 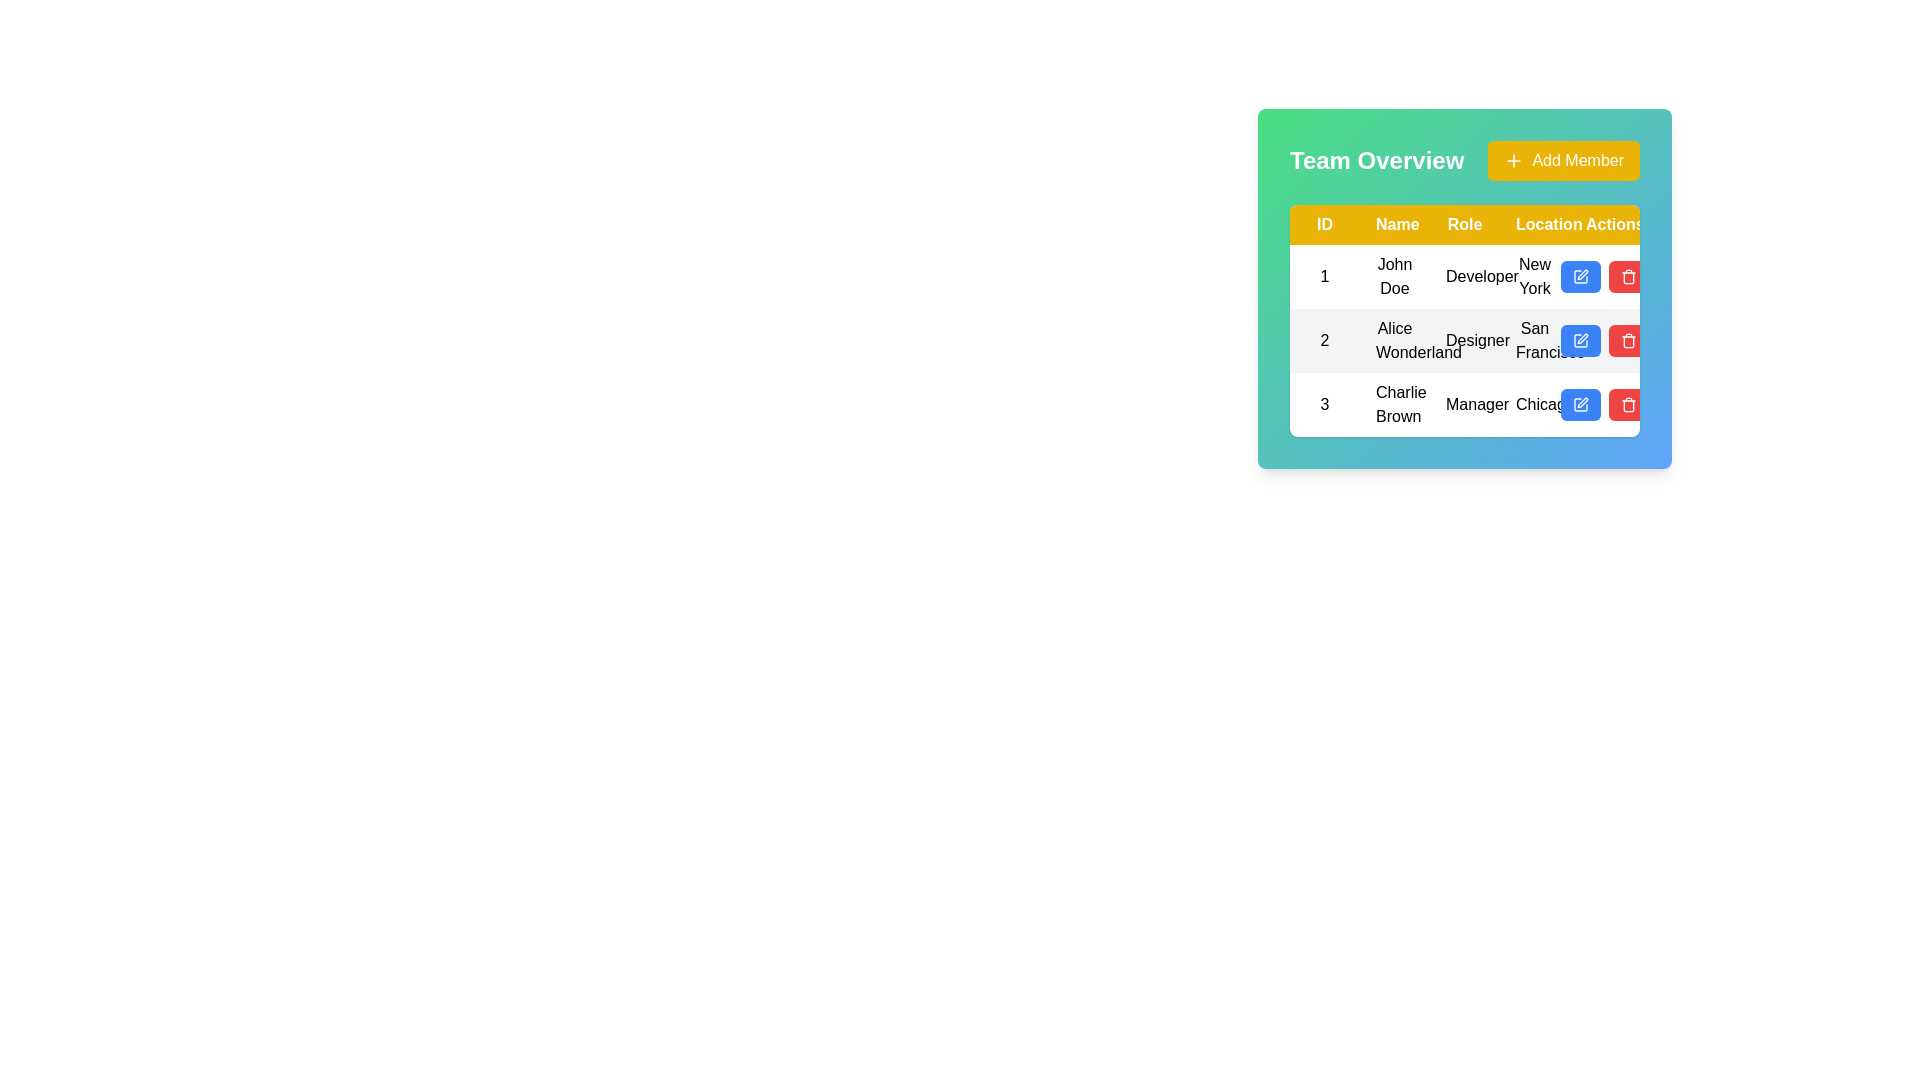 I want to click on the header cell labeled 'Role' in the table, which has a yellow background and white text, positioned between 'Name' and 'Location', so click(x=1464, y=224).